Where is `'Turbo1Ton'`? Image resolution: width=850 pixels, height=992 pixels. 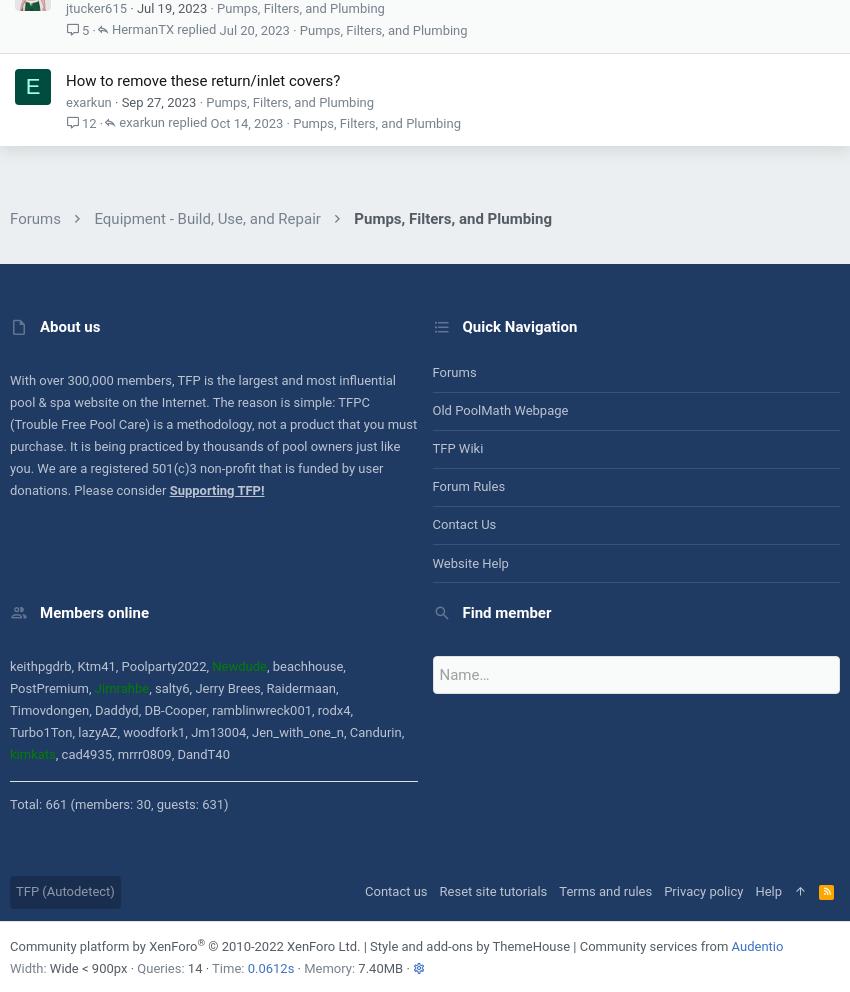
'Turbo1Ton' is located at coordinates (39, 732).